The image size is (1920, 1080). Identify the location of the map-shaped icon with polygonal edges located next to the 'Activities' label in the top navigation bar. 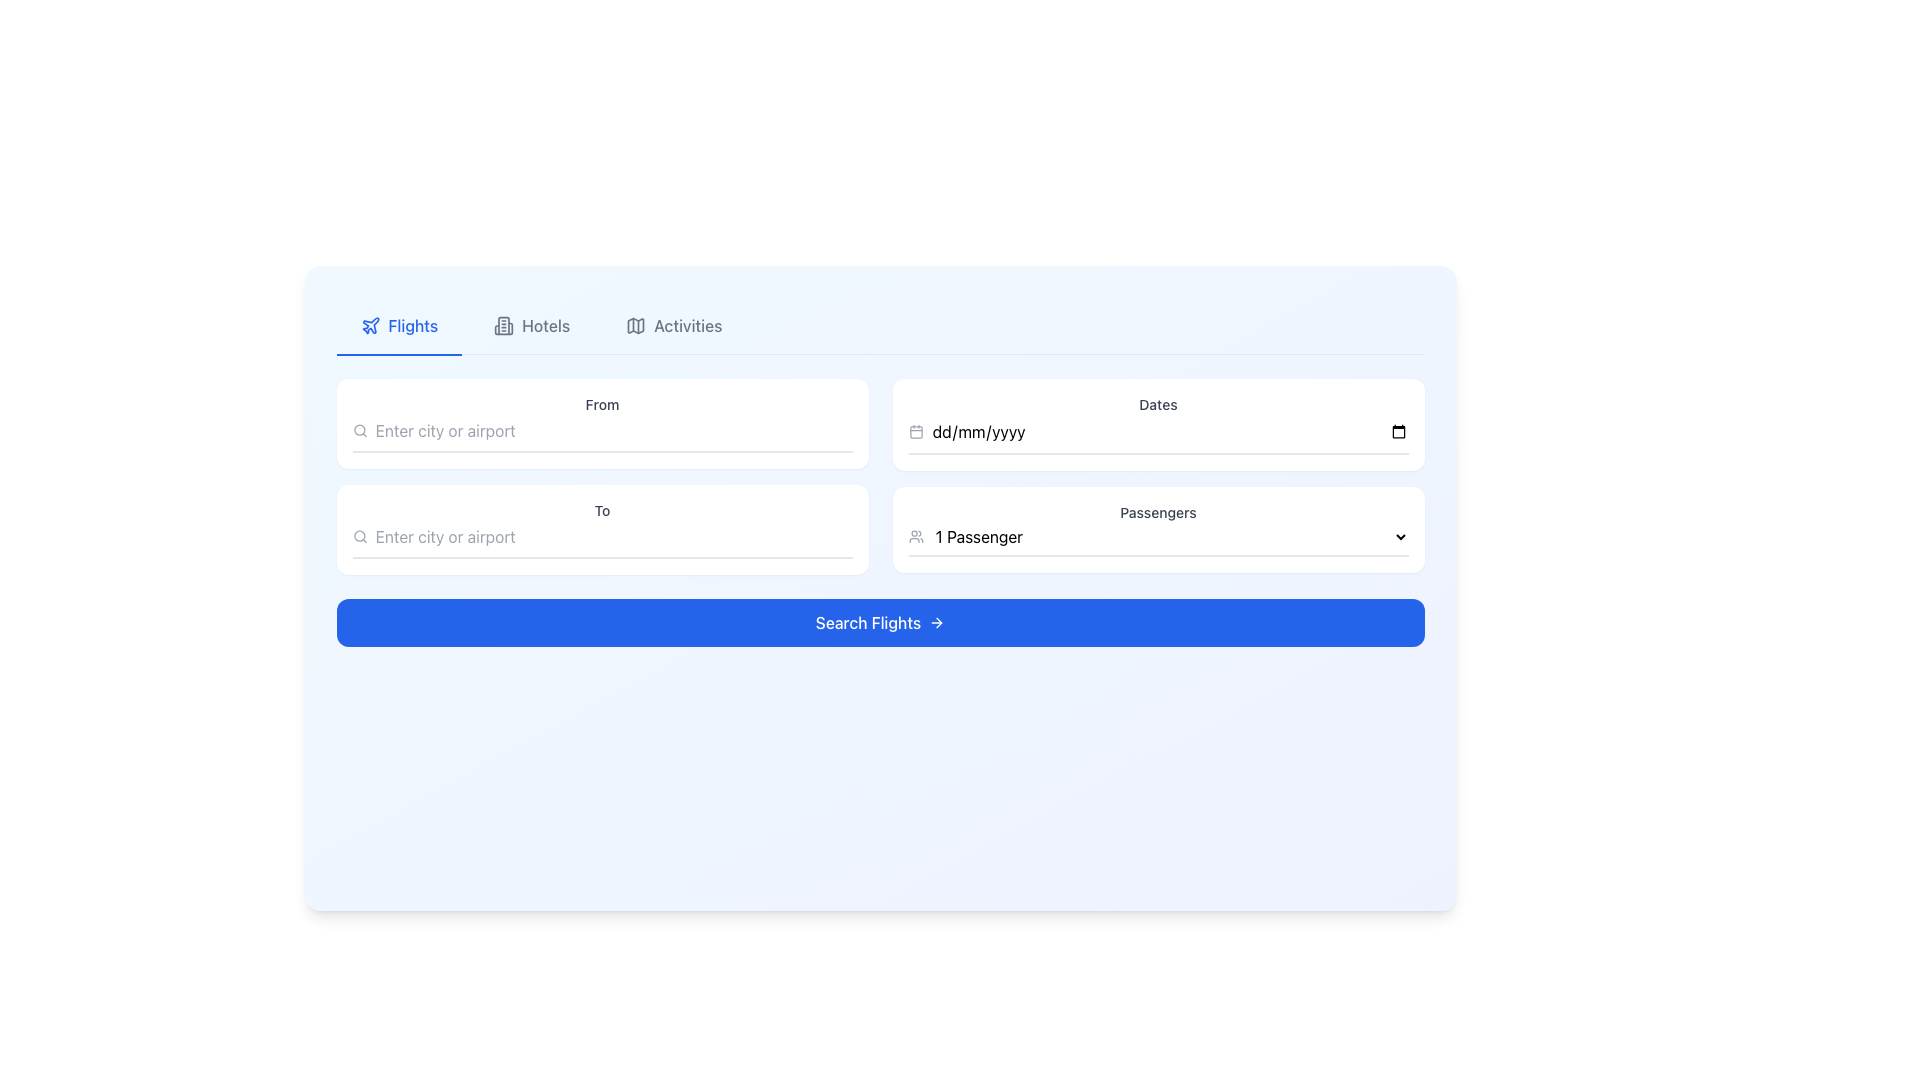
(635, 325).